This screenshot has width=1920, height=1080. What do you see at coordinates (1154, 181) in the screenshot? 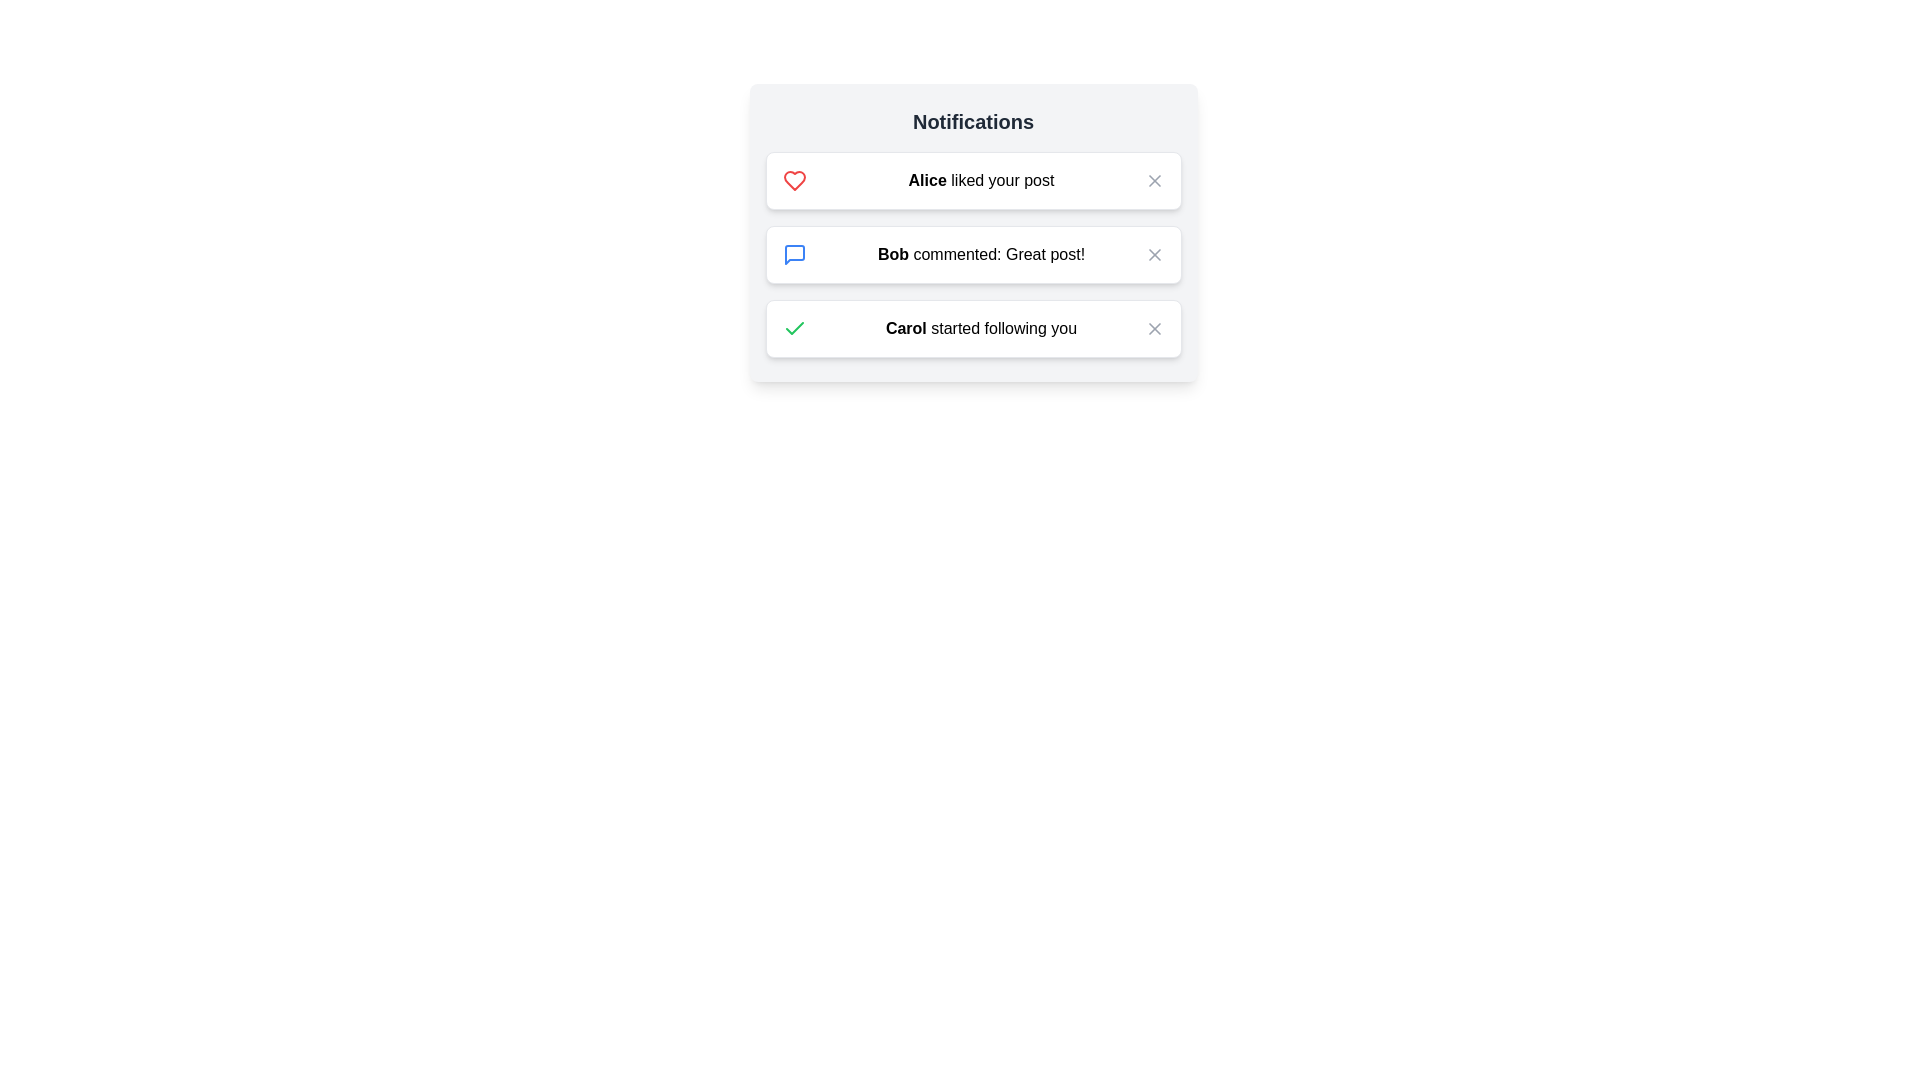
I see `the close button icon represented by the 'X' symbol in the notification for 'Alice liked your post'` at bounding box center [1154, 181].